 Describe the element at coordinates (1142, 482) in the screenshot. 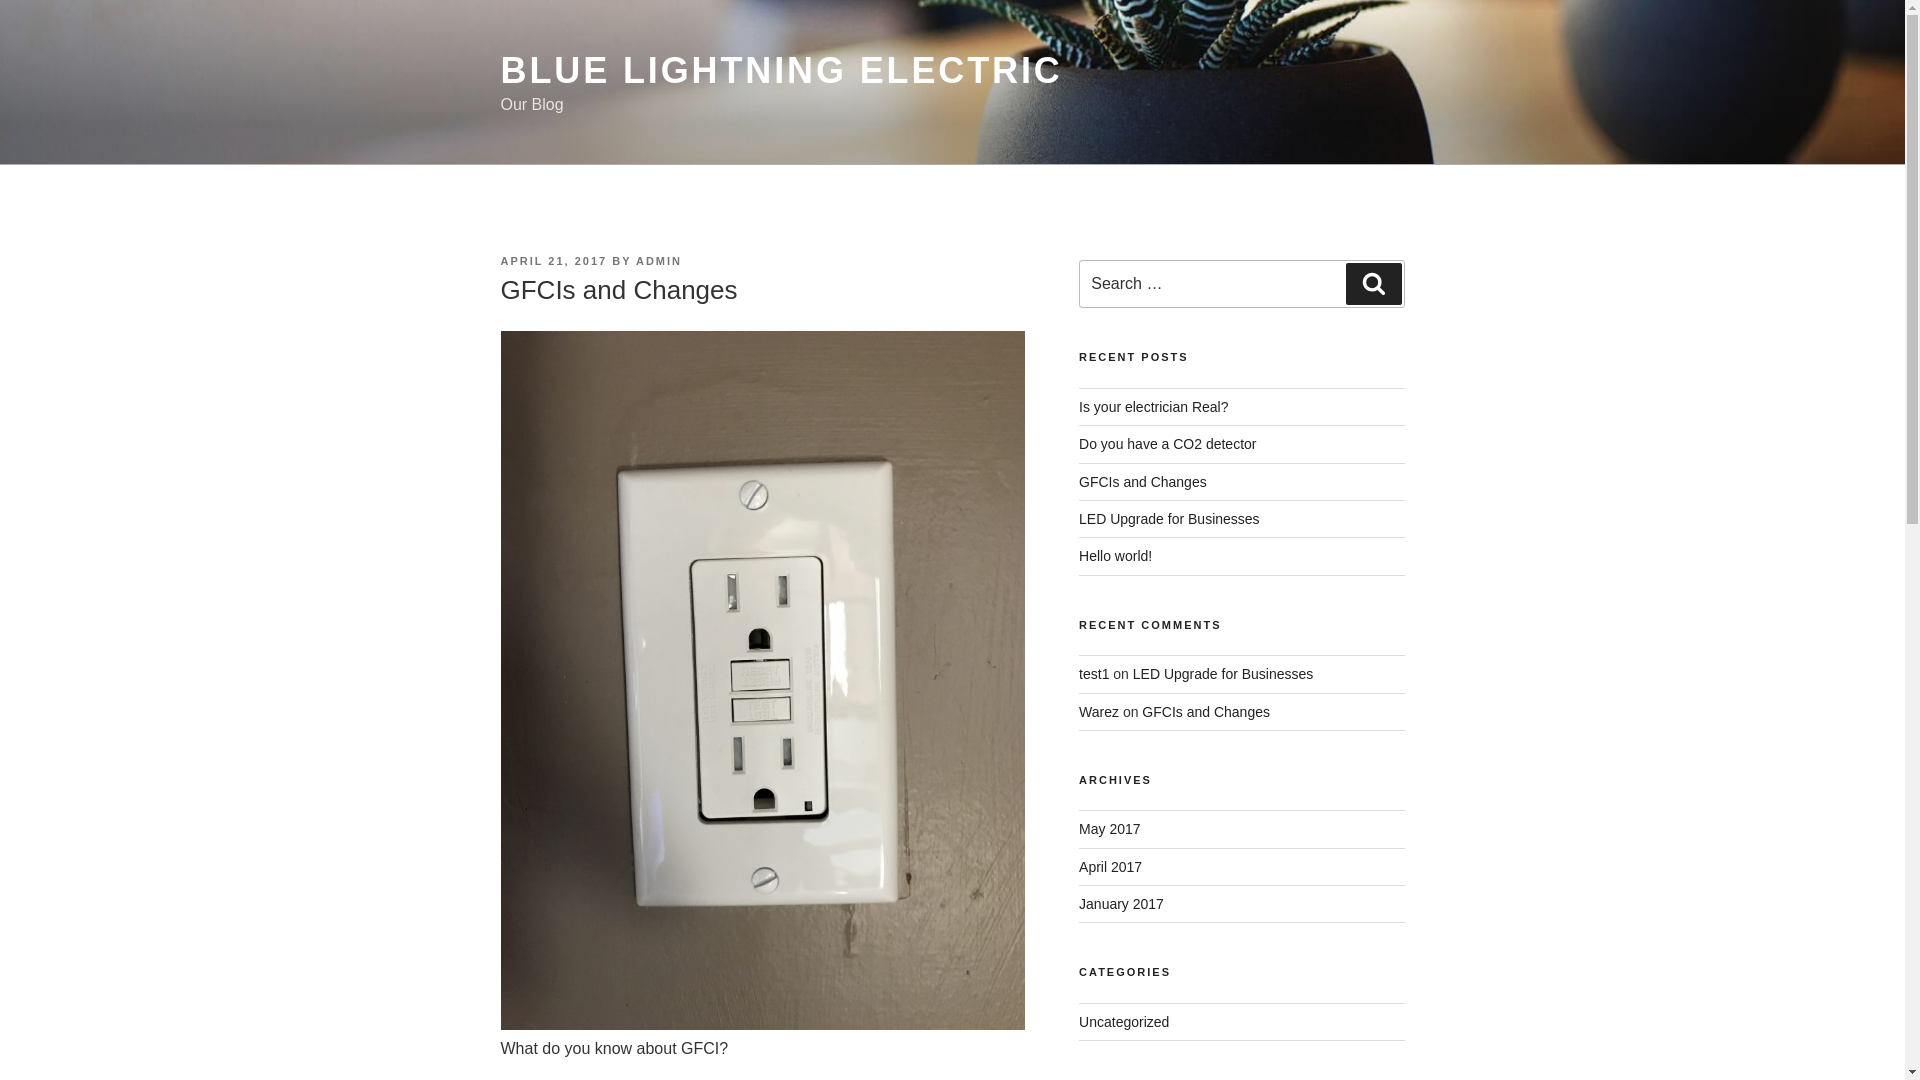

I see `'GFCIs and Changes'` at that location.